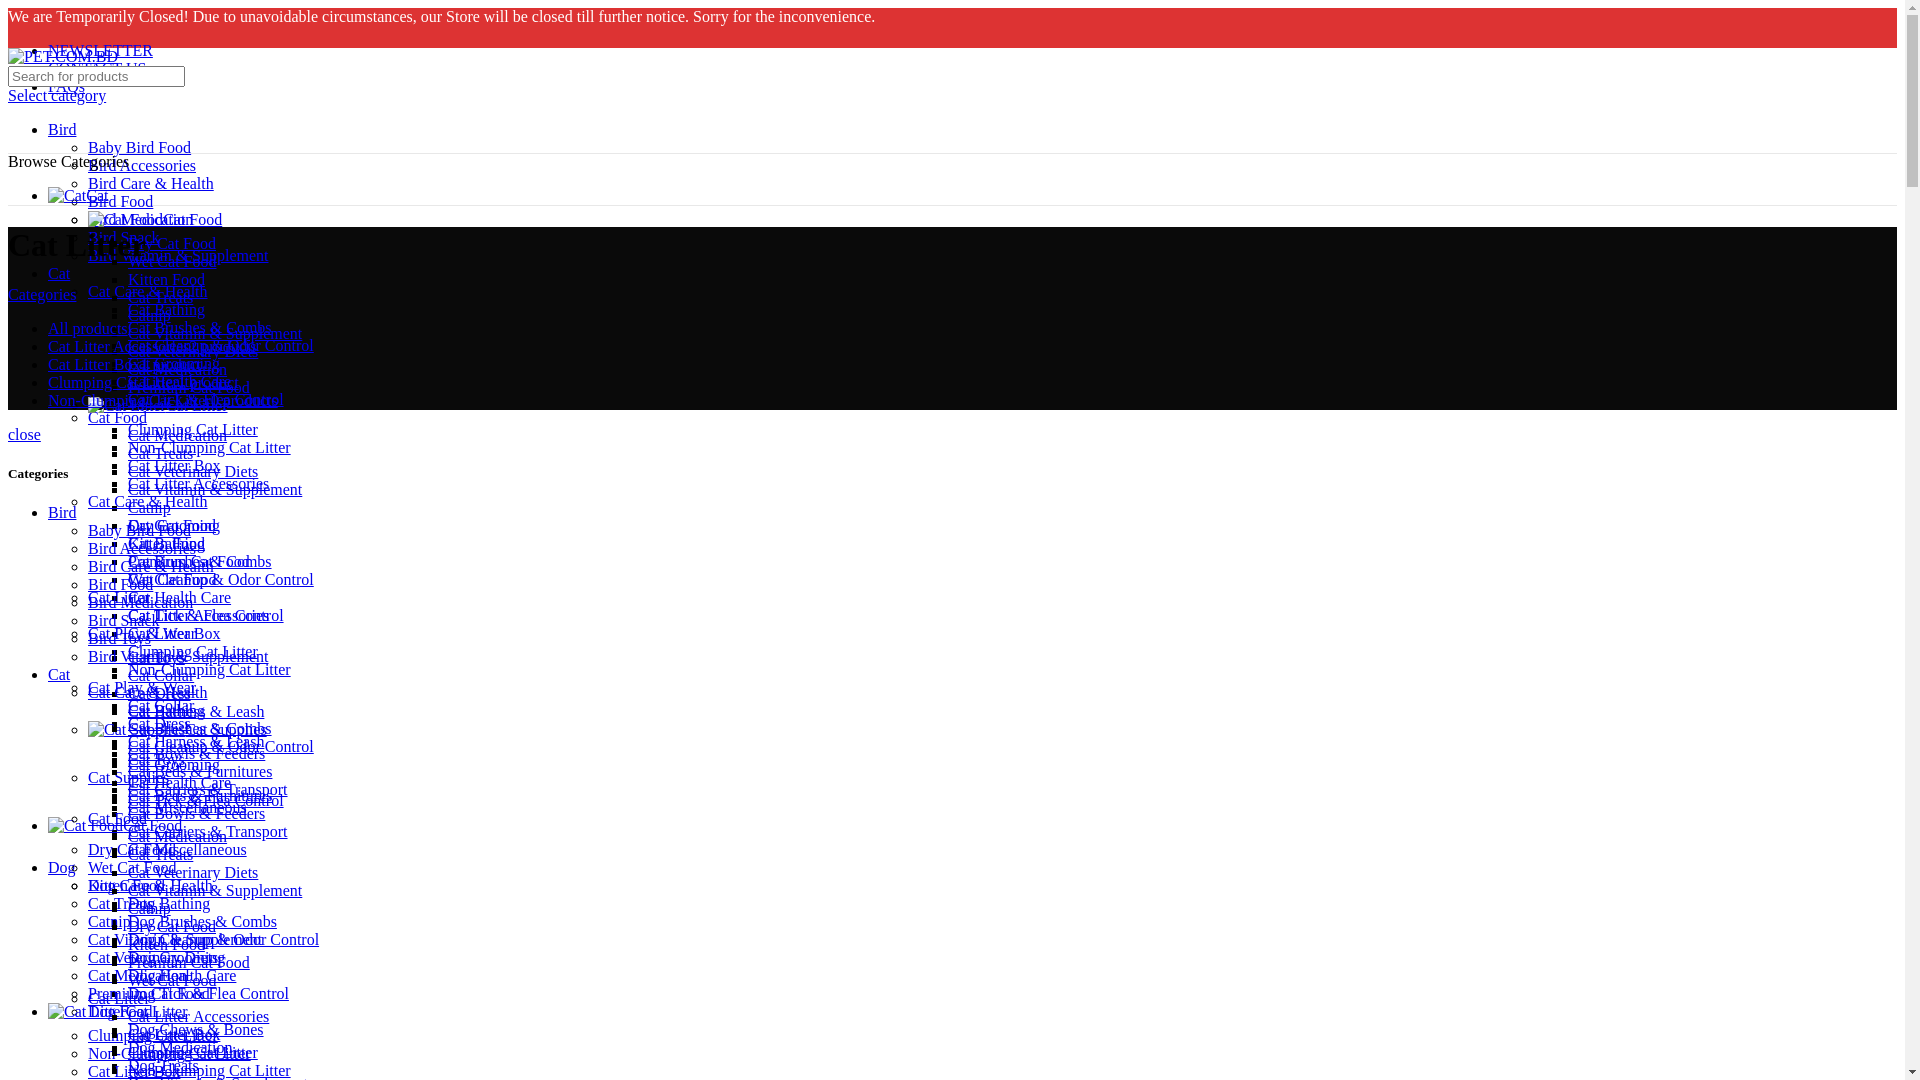  What do you see at coordinates (192, 428) in the screenshot?
I see `'Clumping Cat Litter'` at bounding box center [192, 428].